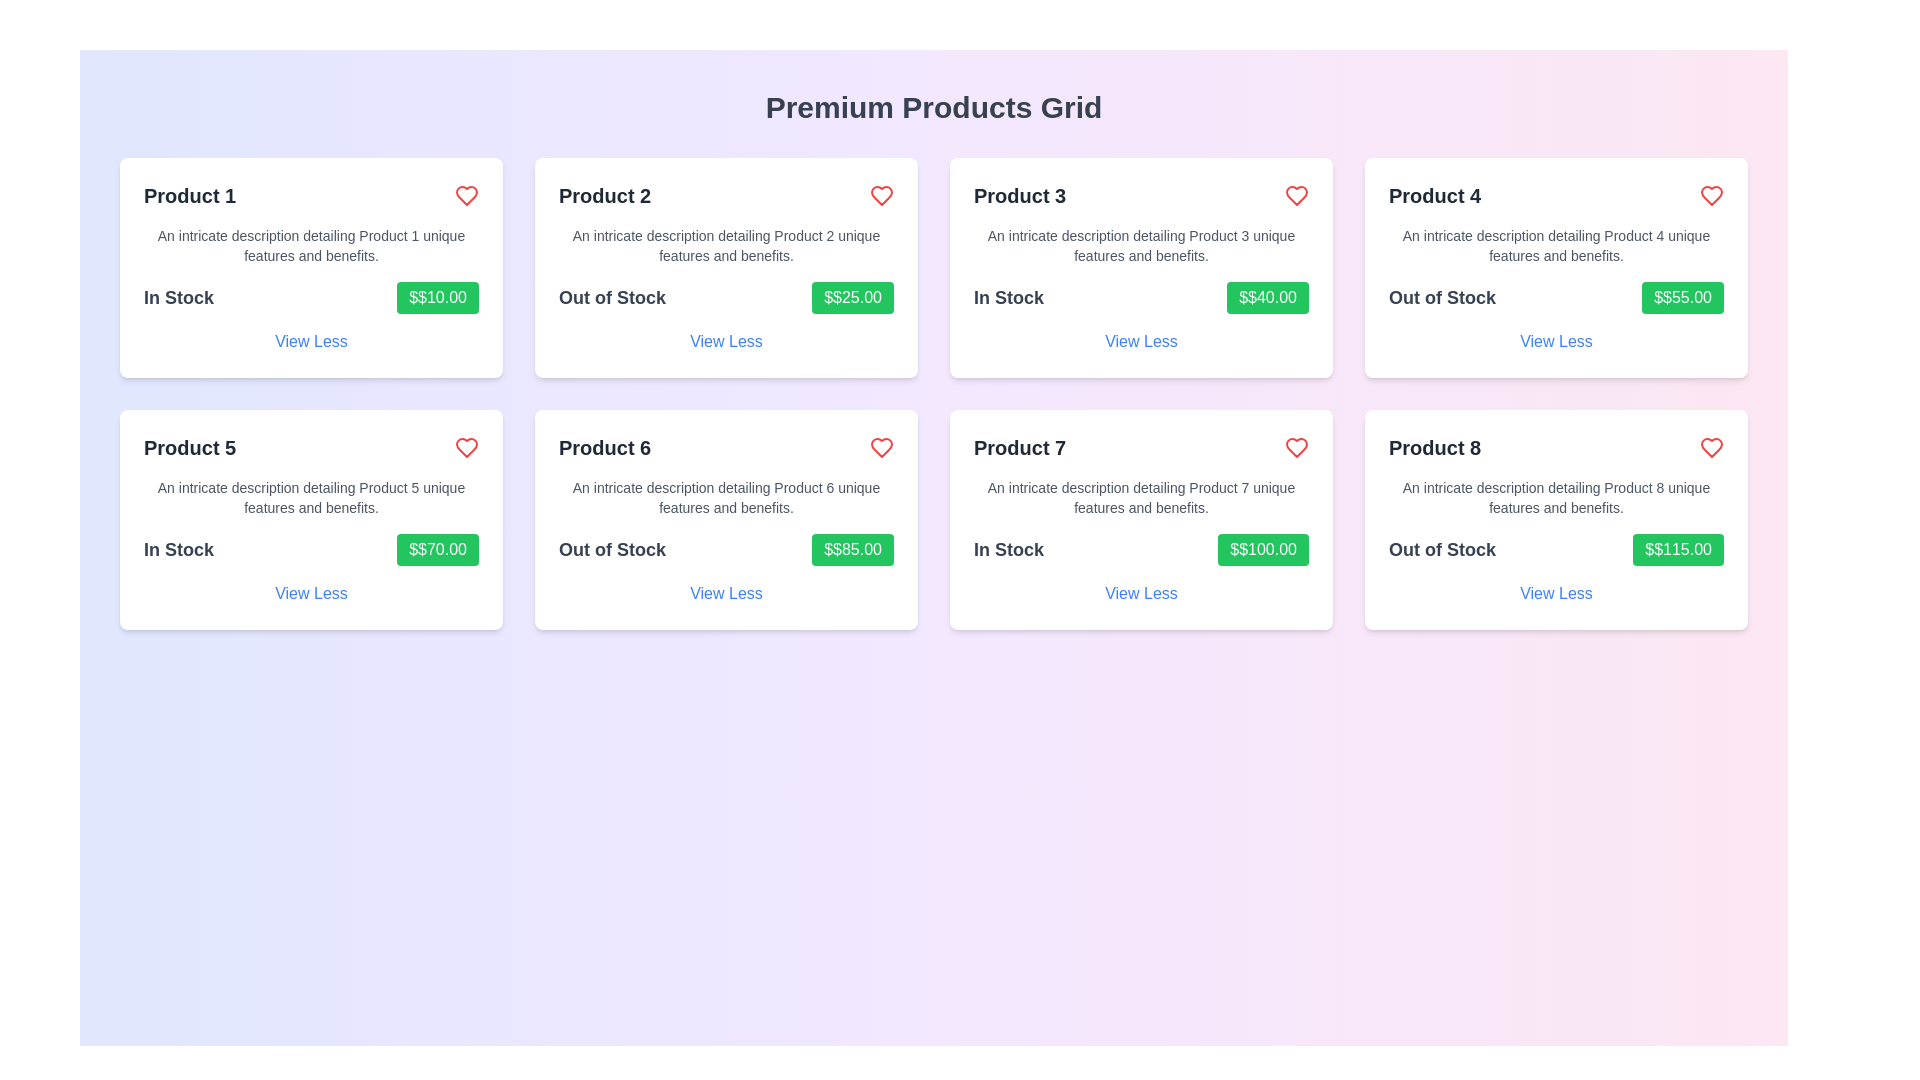 The width and height of the screenshot is (1920, 1080). Describe the element at coordinates (1555, 341) in the screenshot. I see `the 'View Less' hyperlink styled with blue text and an underline` at that location.